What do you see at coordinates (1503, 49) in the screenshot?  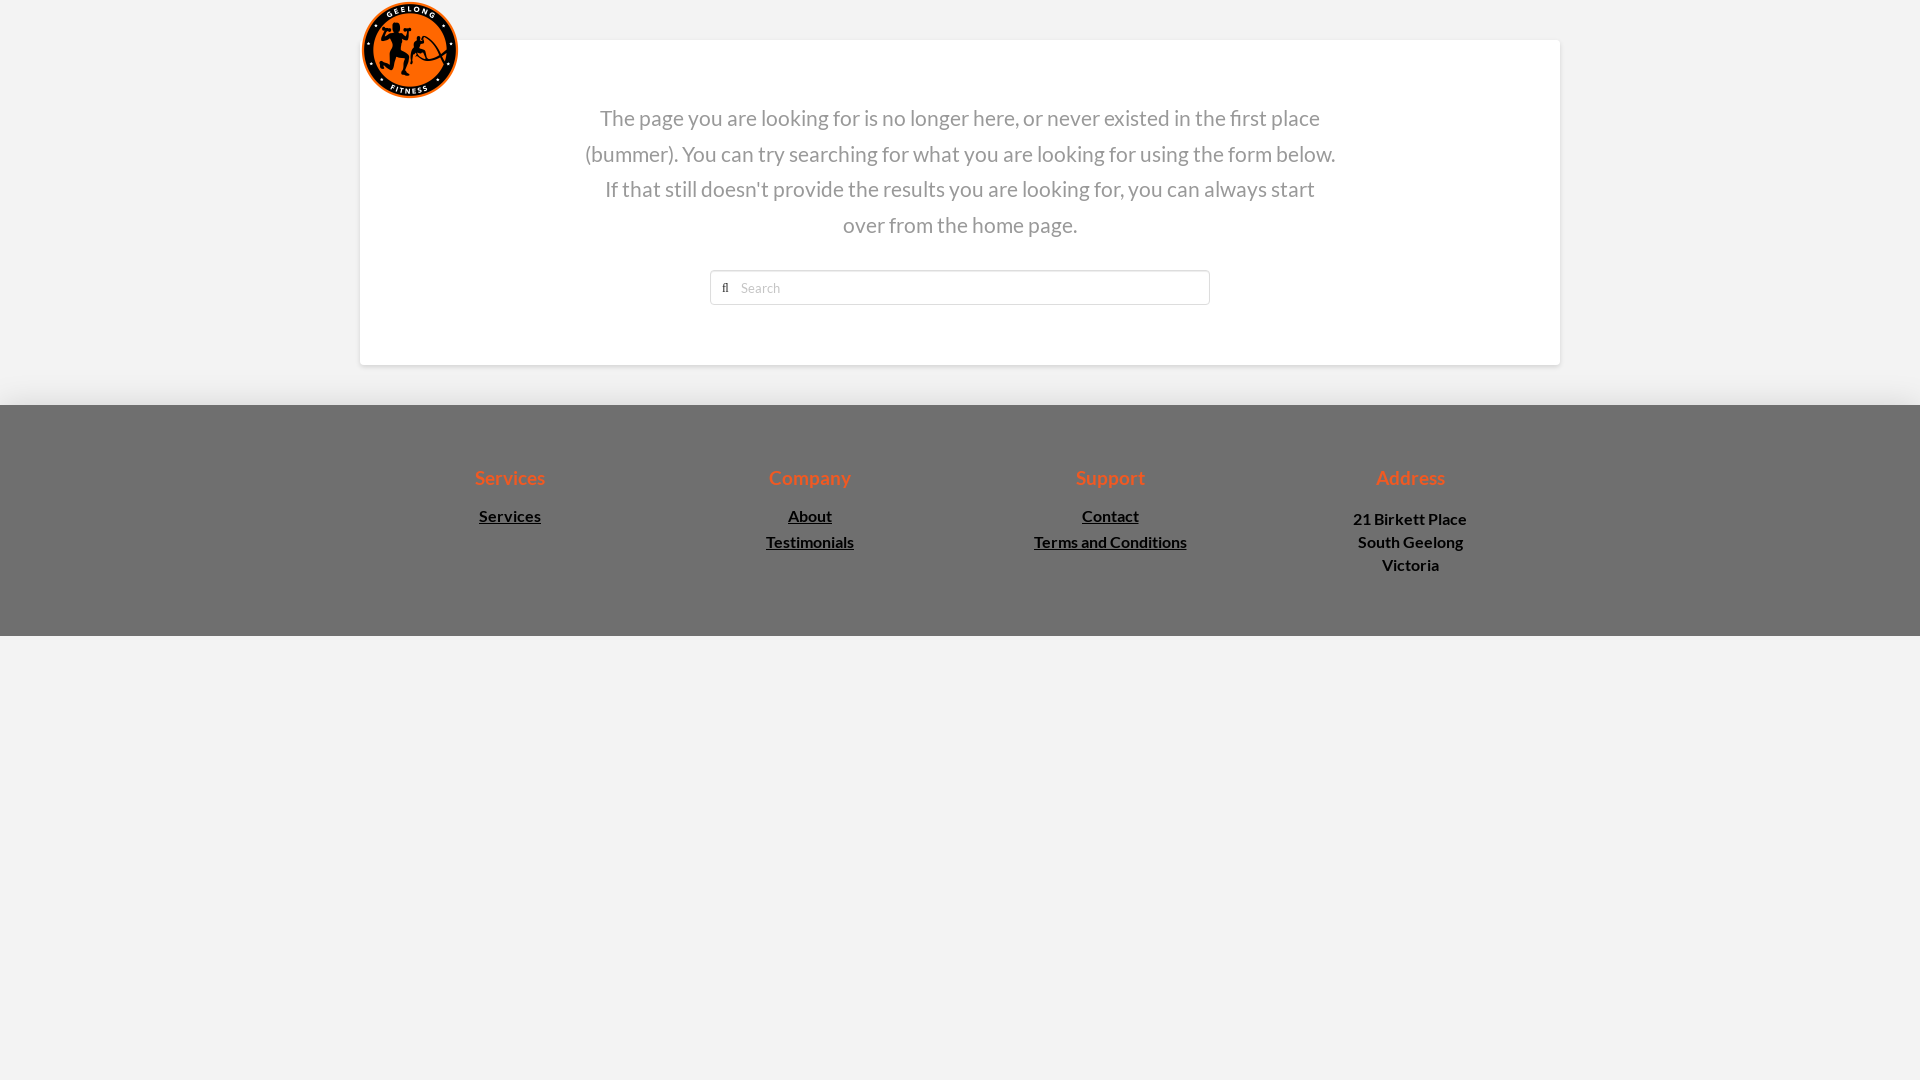 I see `'CONTACT'` at bounding box center [1503, 49].